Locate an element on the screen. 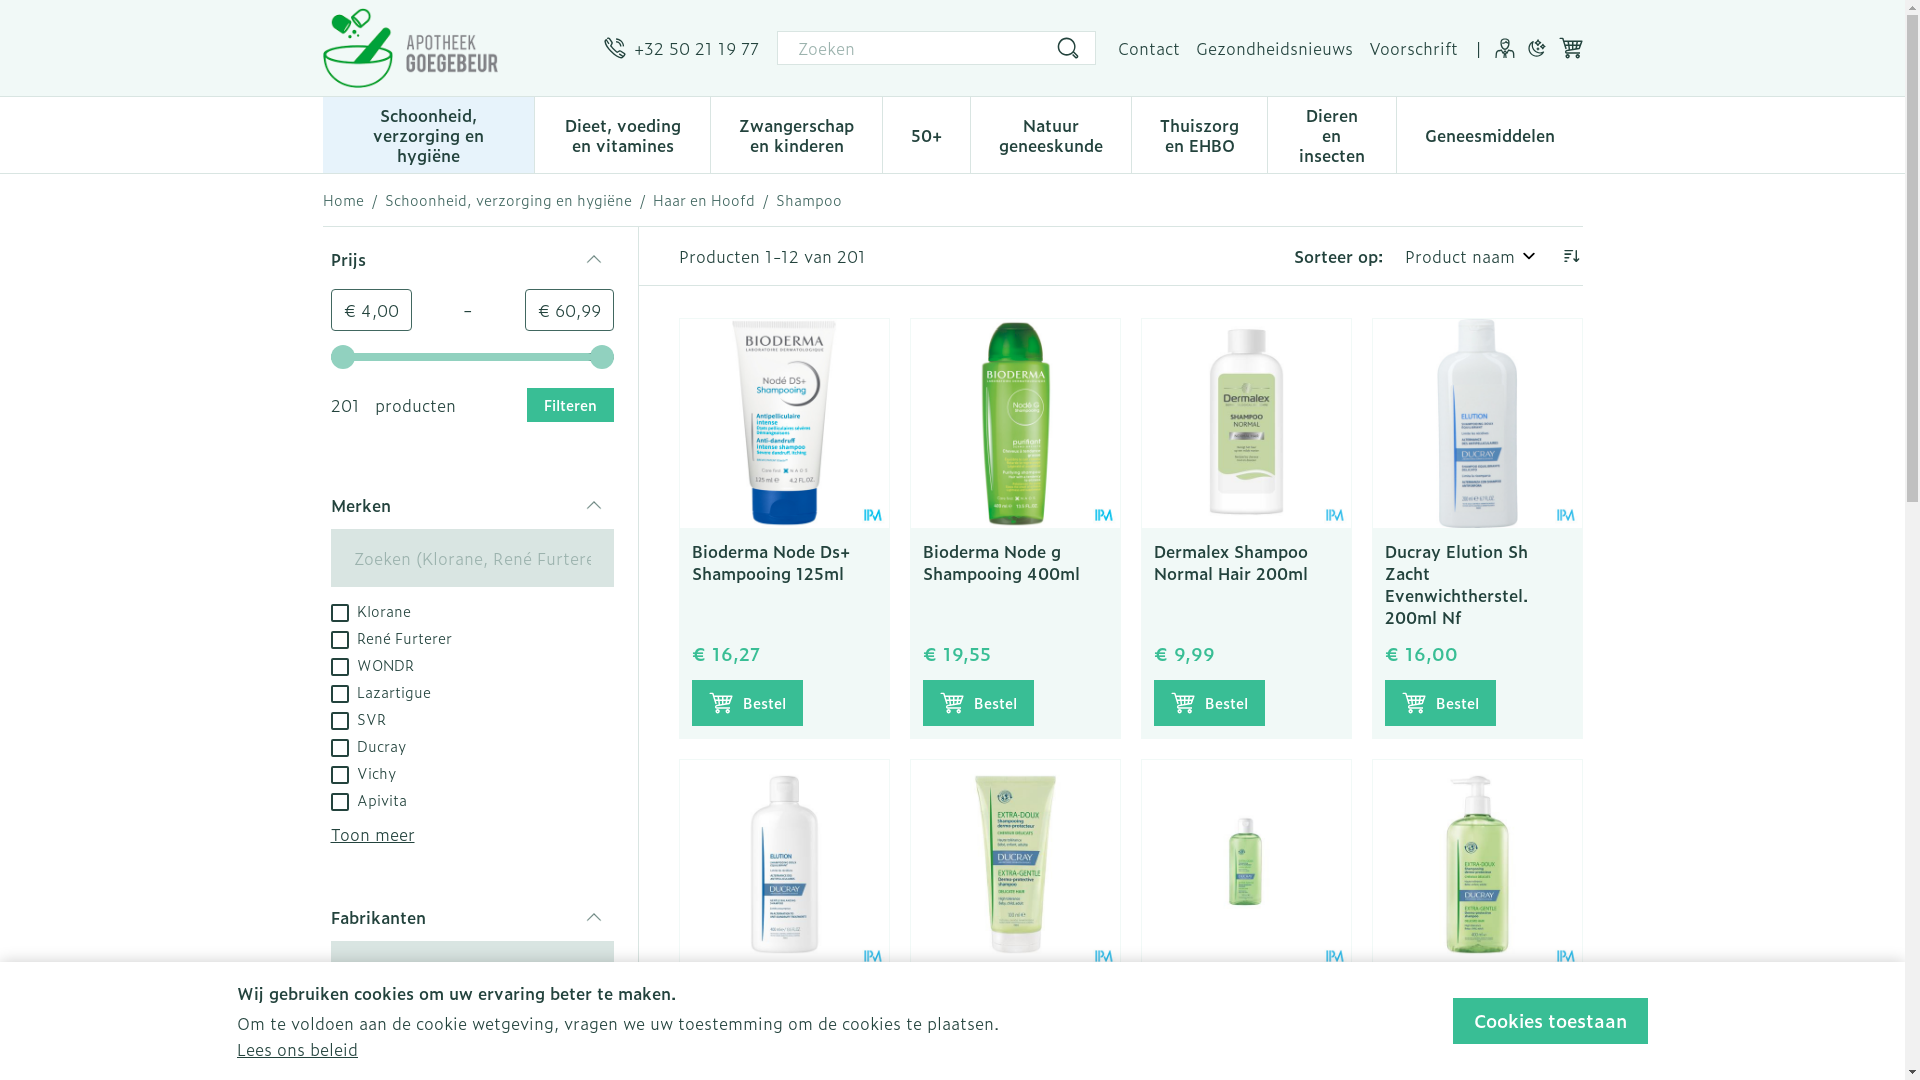  'Dieet, voeding en vitamines' is located at coordinates (621, 132).